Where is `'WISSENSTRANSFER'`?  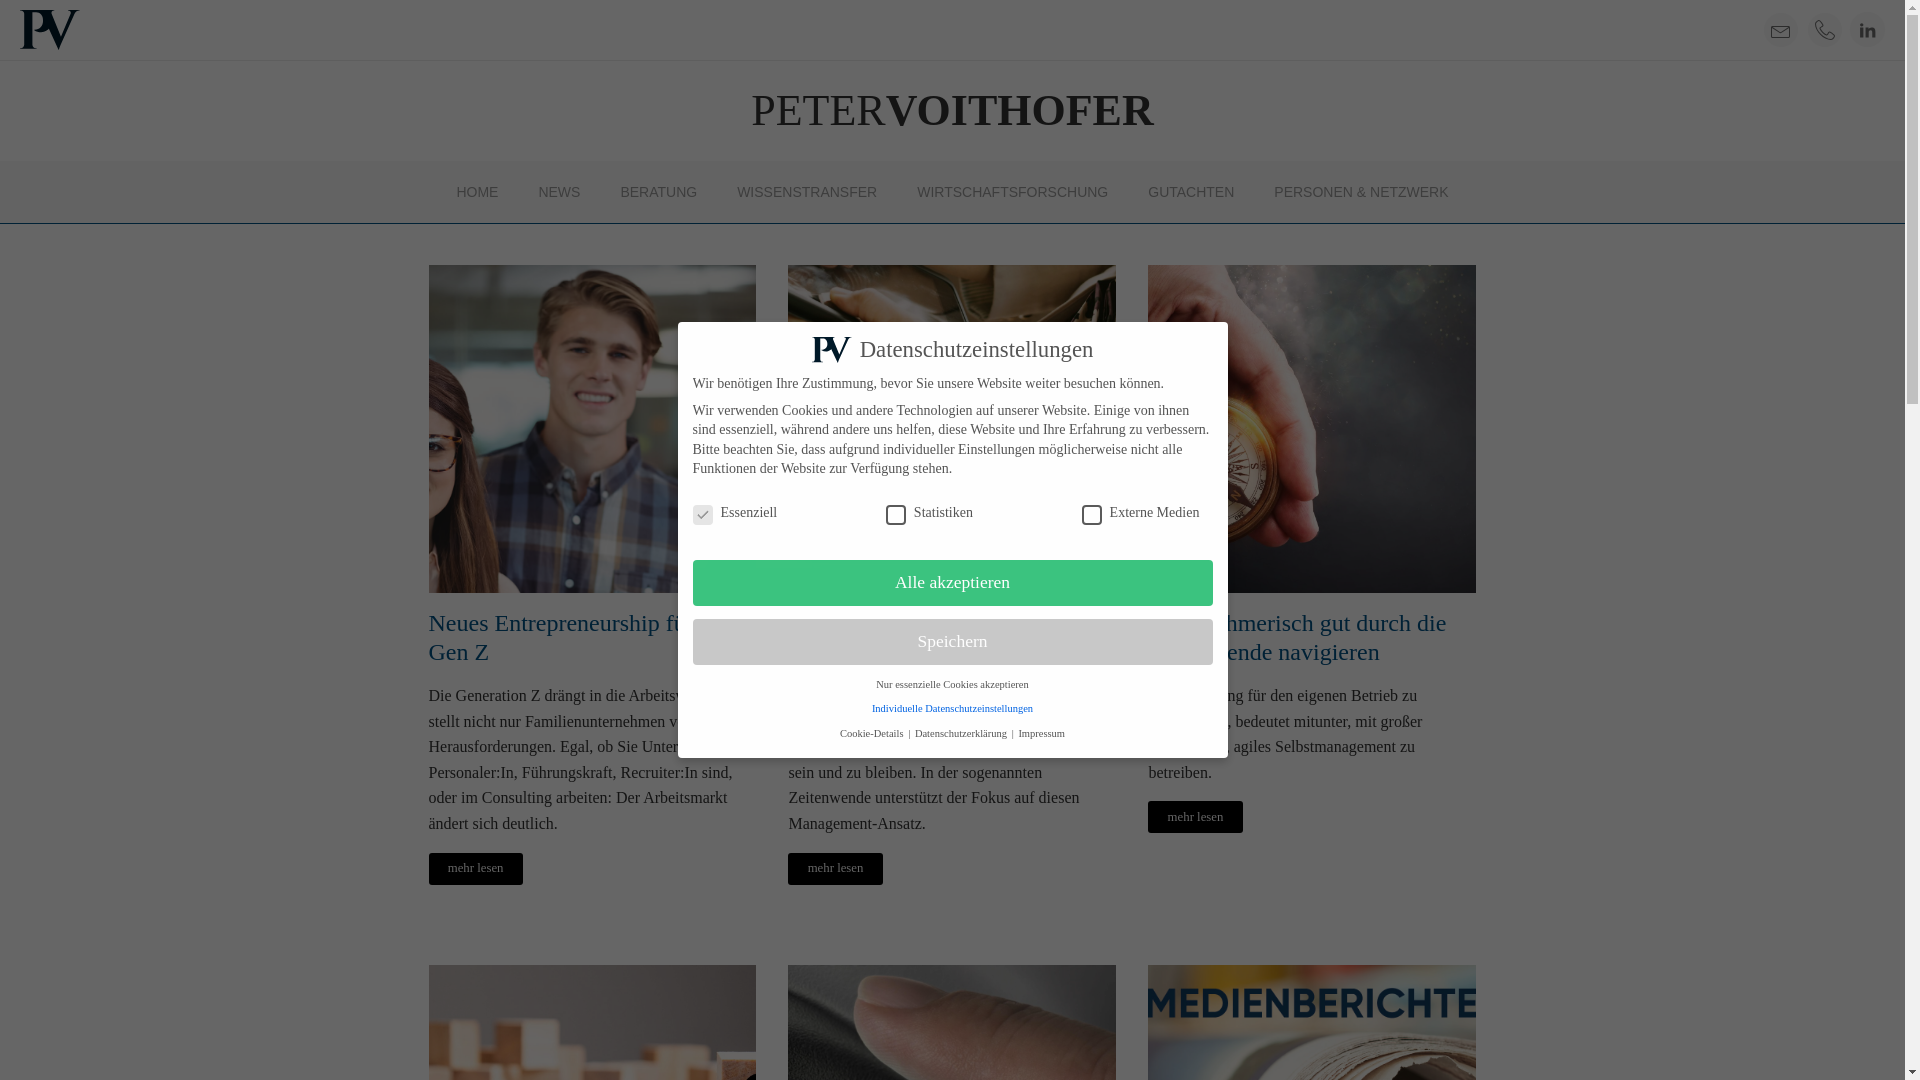 'WISSENSTRANSFER' is located at coordinates (806, 192).